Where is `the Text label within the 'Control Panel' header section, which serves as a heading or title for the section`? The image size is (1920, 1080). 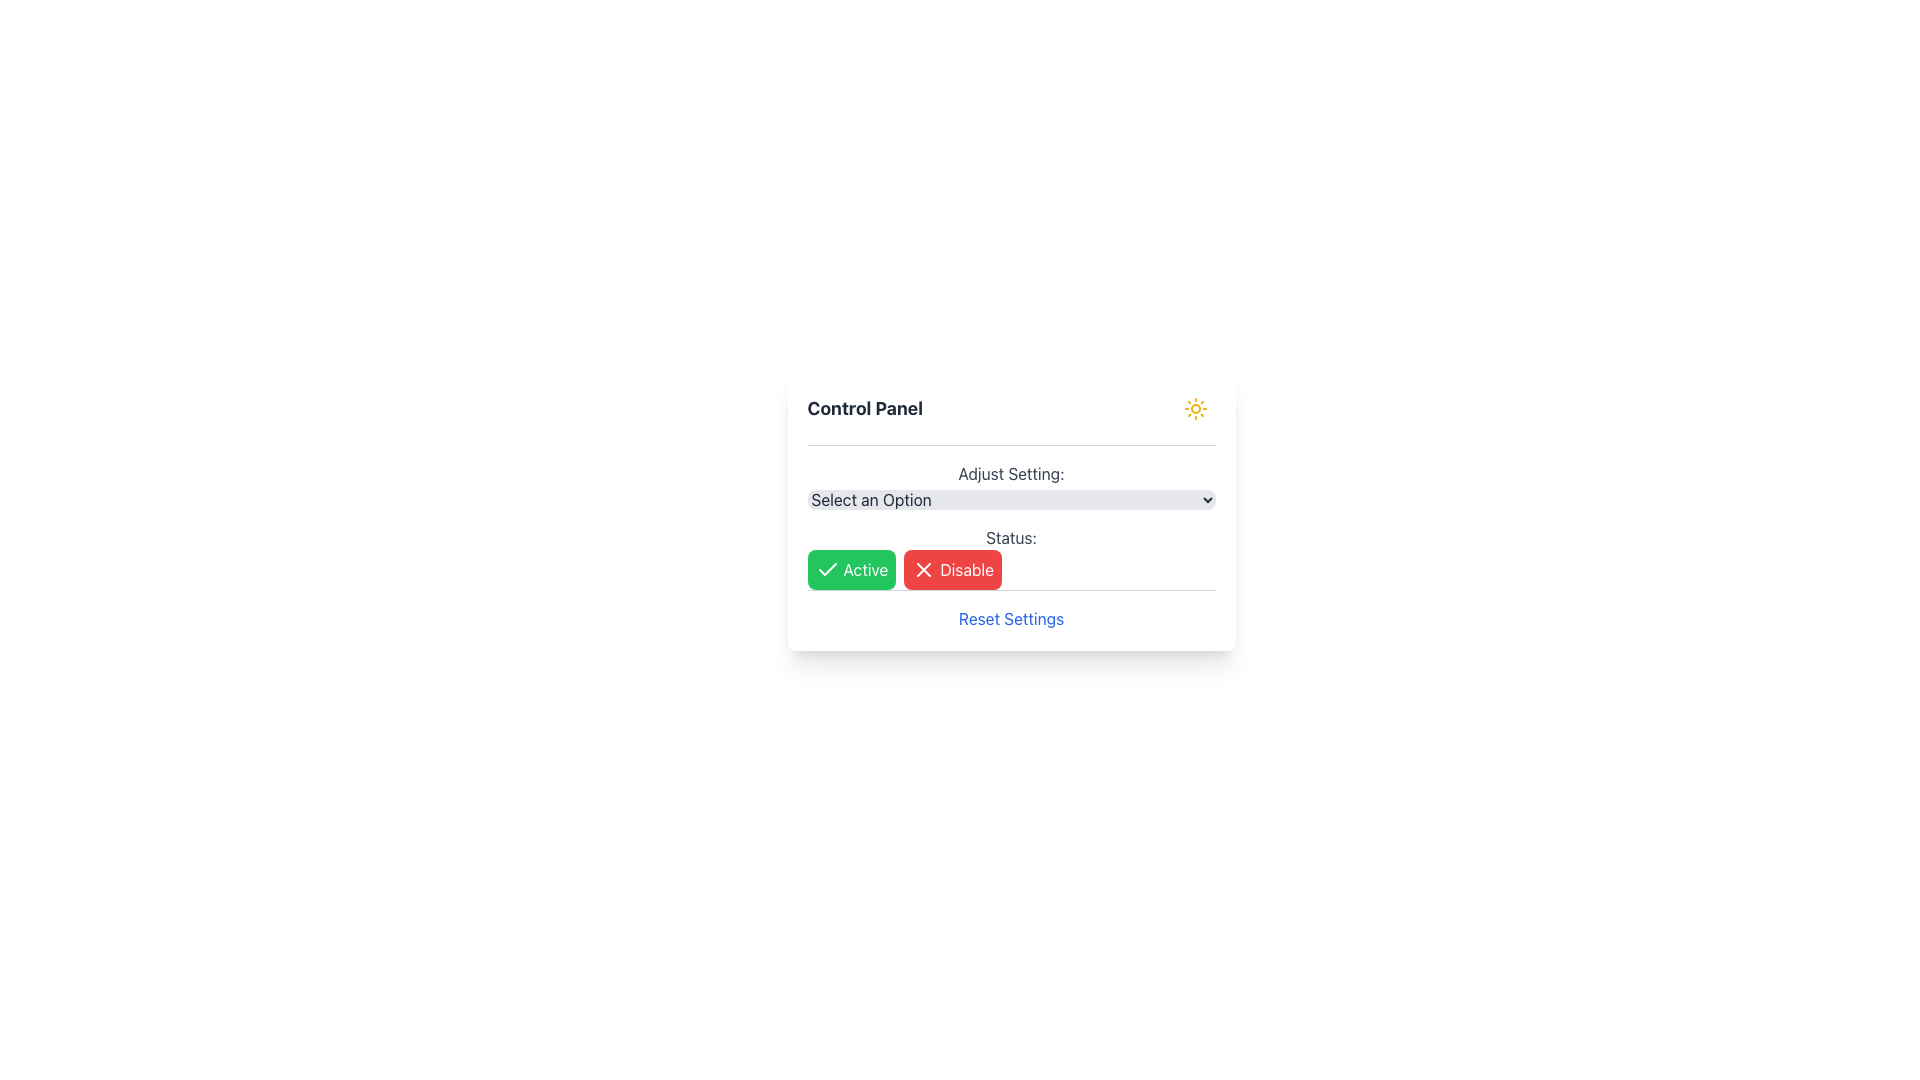
the Text label within the 'Control Panel' header section, which serves as a heading or title for the section is located at coordinates (865, 407).